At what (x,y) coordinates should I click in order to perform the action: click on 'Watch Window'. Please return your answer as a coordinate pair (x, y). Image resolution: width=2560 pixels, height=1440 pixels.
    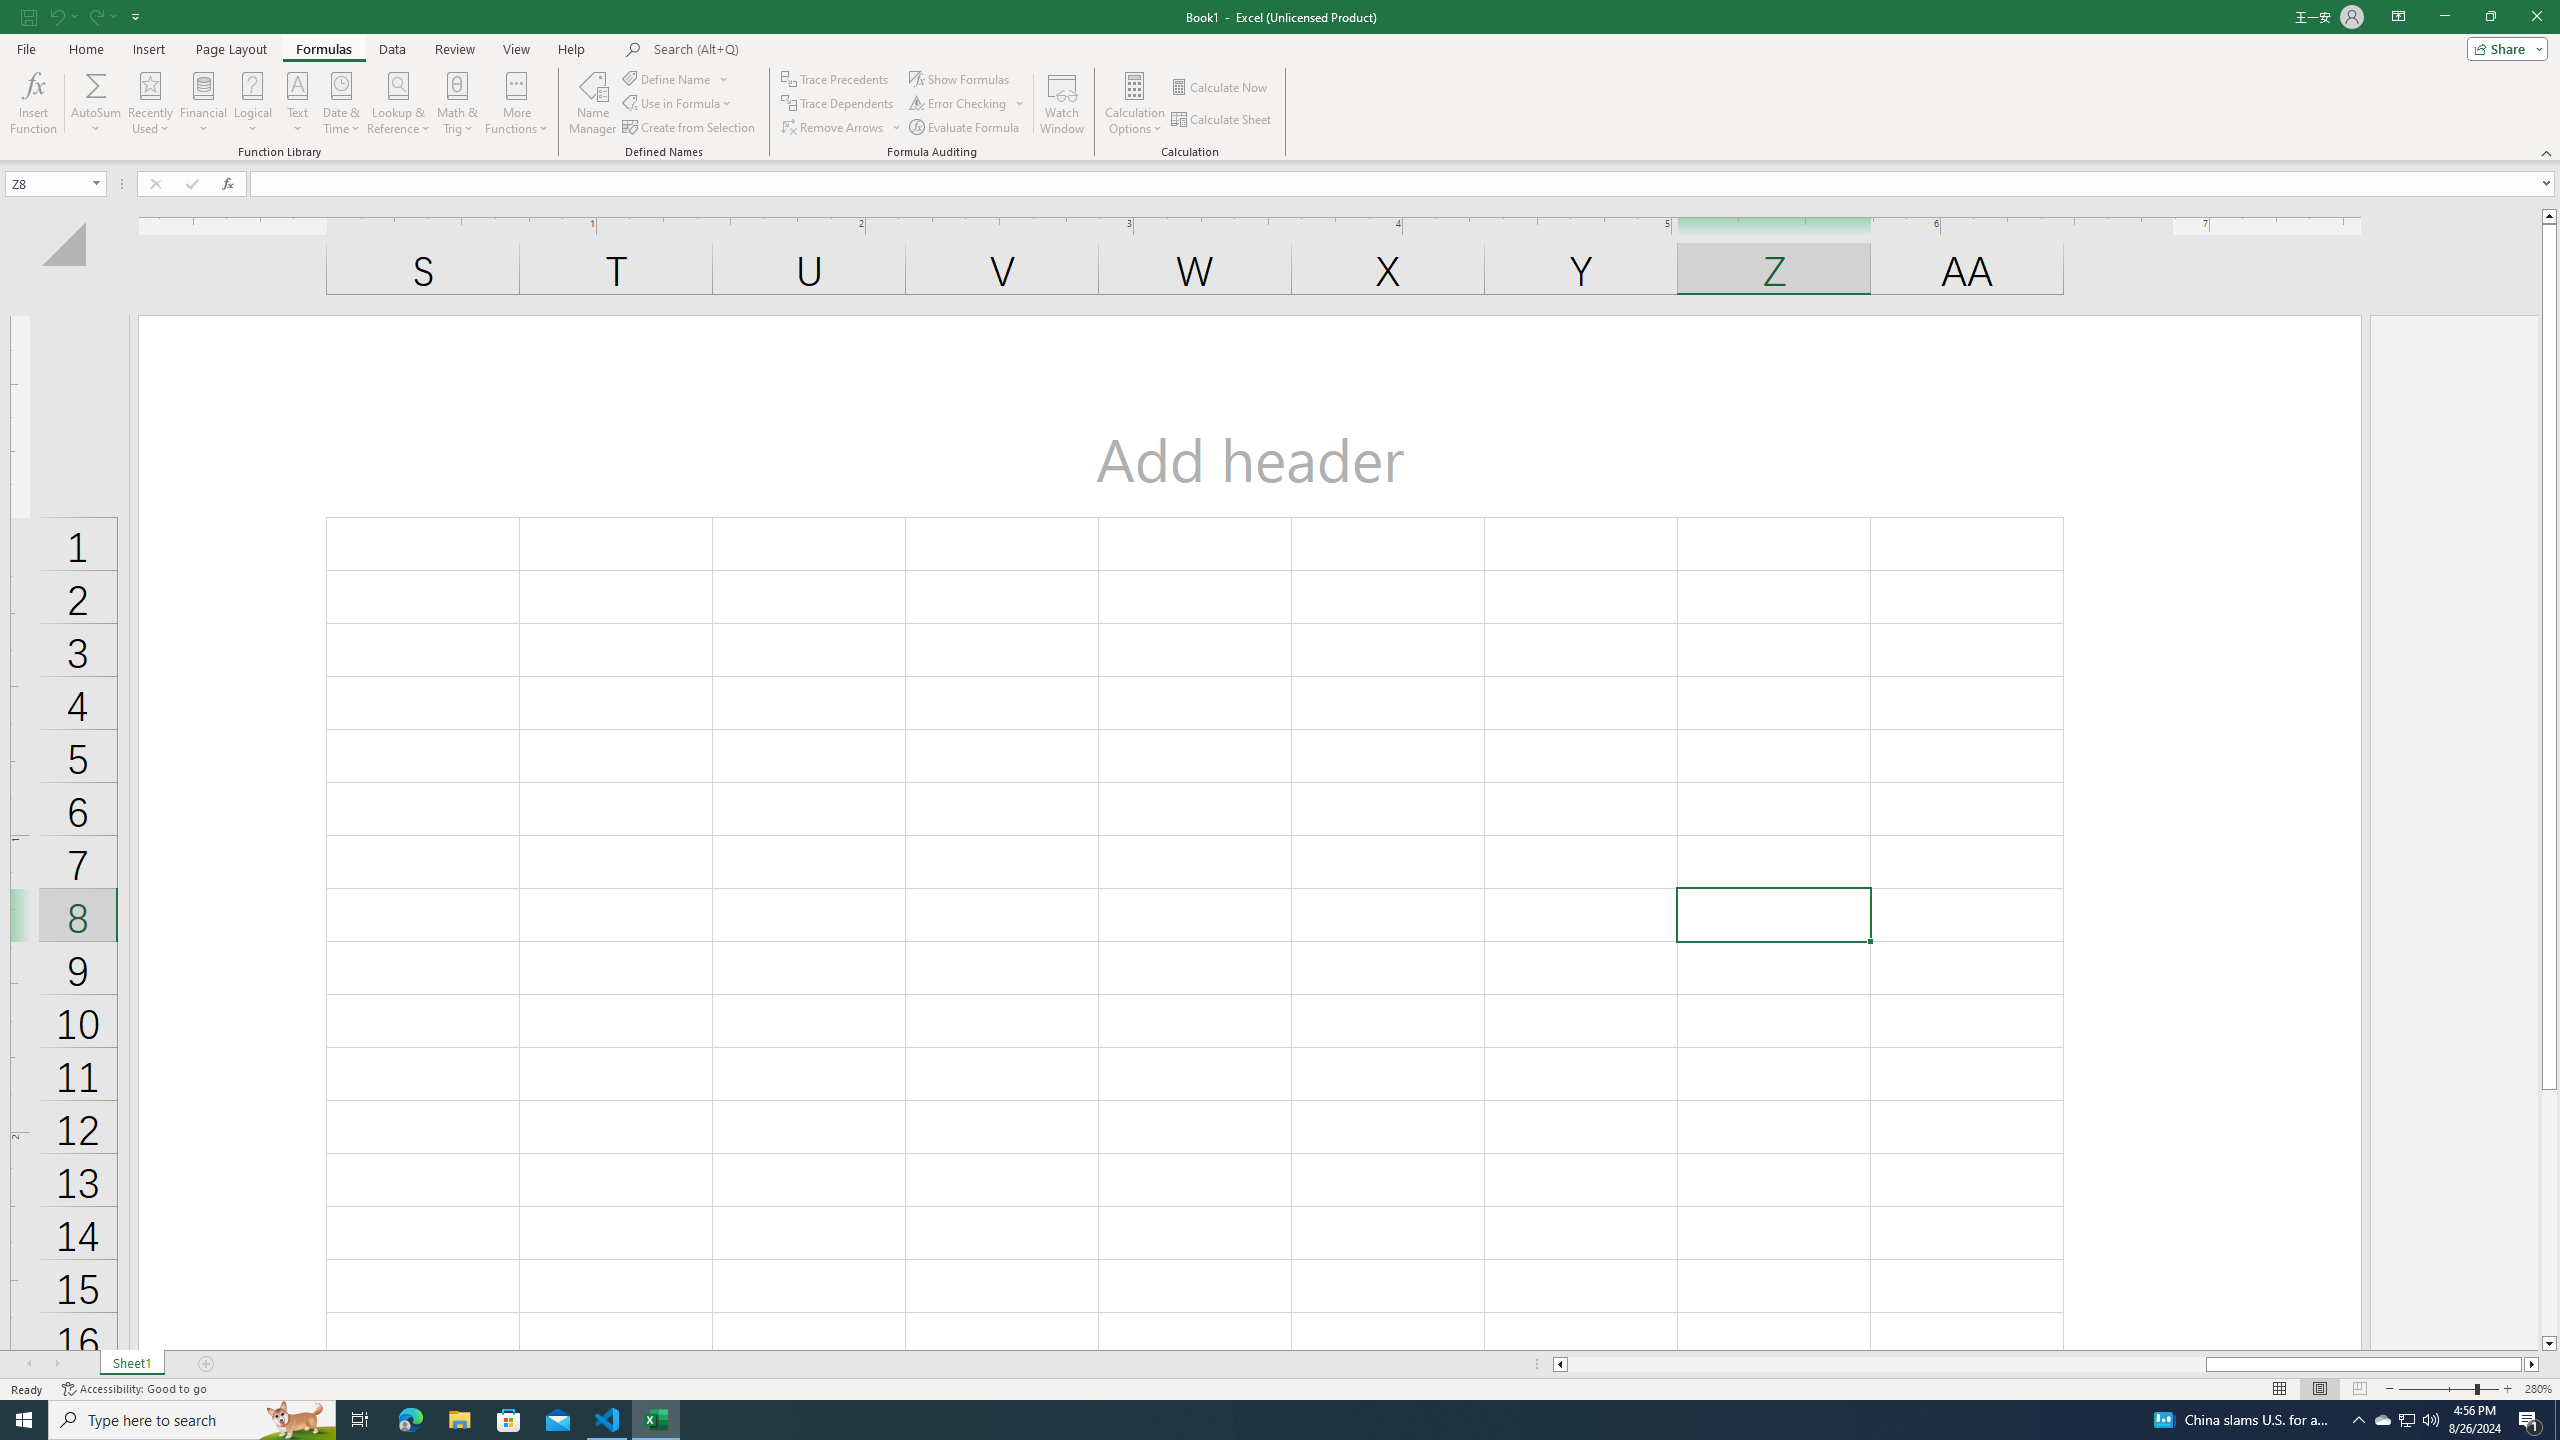
    Looking at the image, I should click on (1061, 103).